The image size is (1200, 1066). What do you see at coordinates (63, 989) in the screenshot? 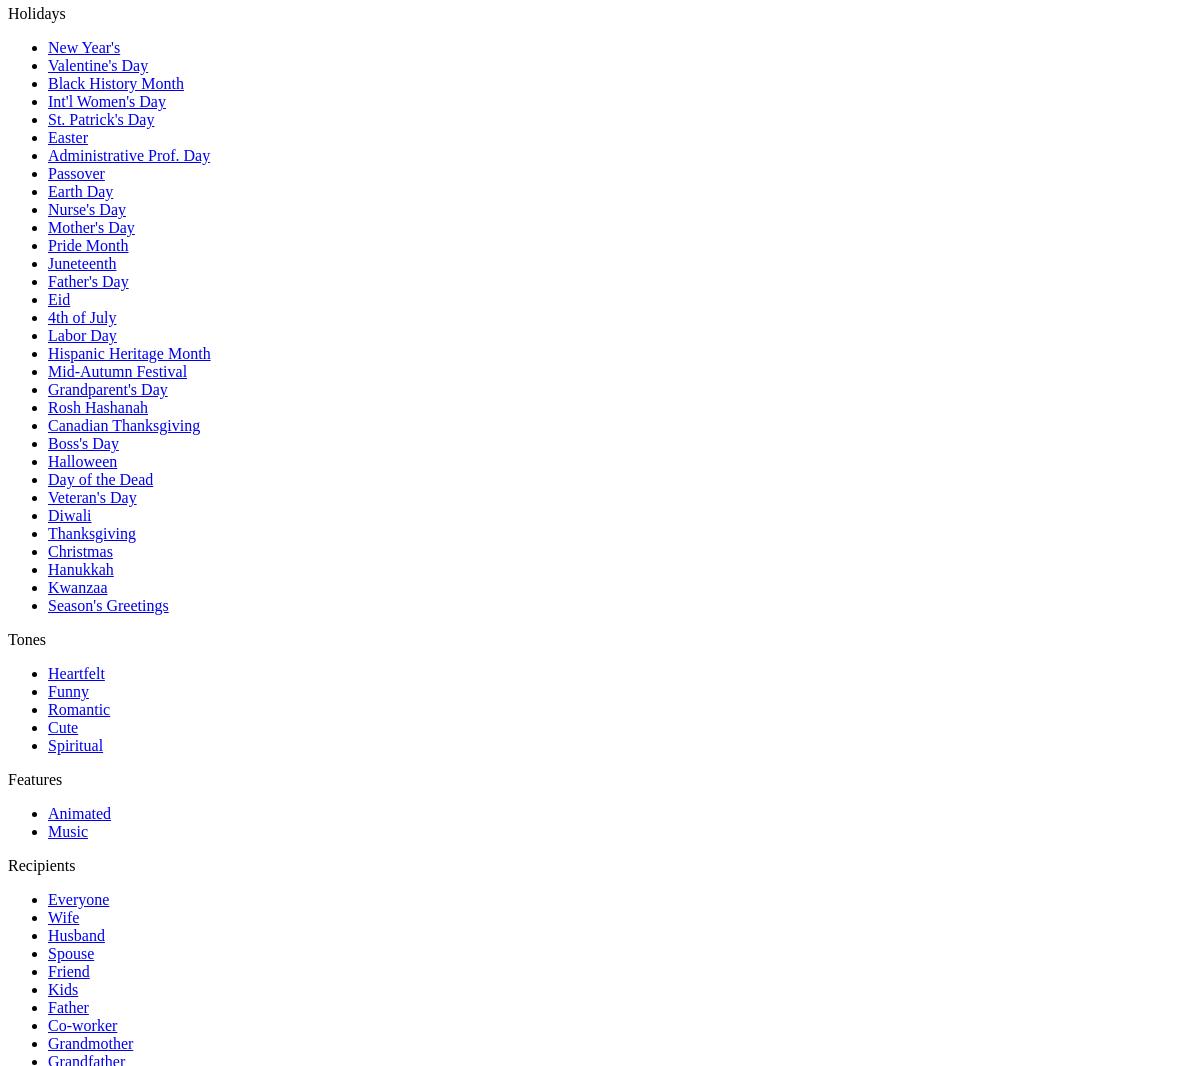
I see `'Kids'` at bounding box center [63, 989].